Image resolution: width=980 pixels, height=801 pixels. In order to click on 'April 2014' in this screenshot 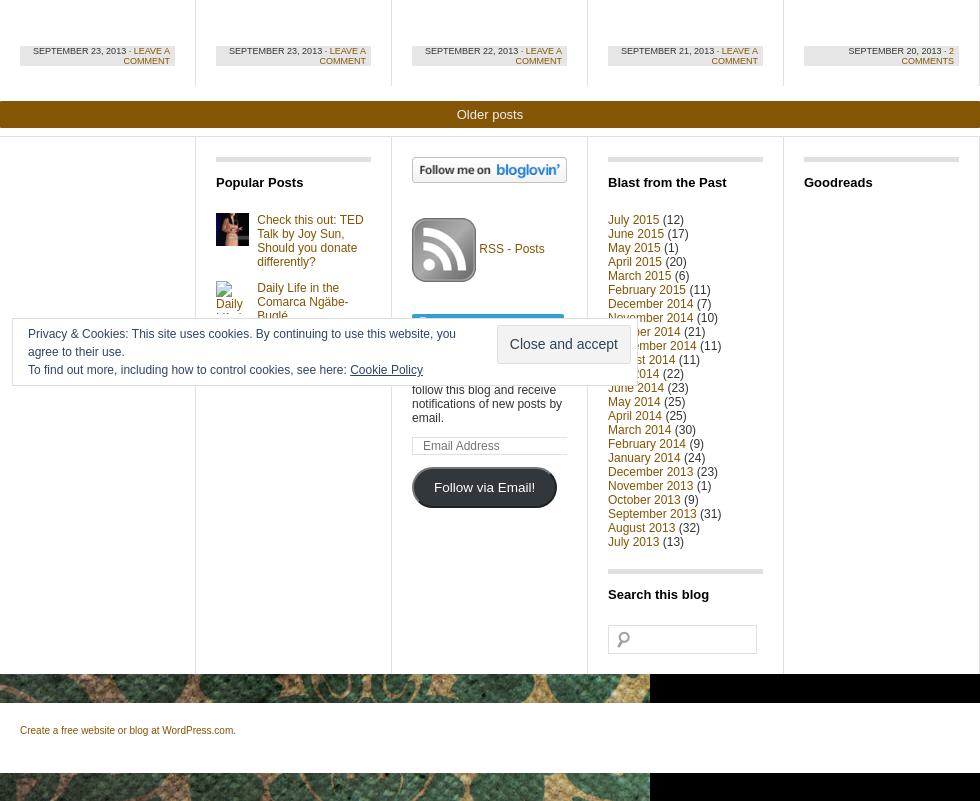, I will do `click(635, 415)`.